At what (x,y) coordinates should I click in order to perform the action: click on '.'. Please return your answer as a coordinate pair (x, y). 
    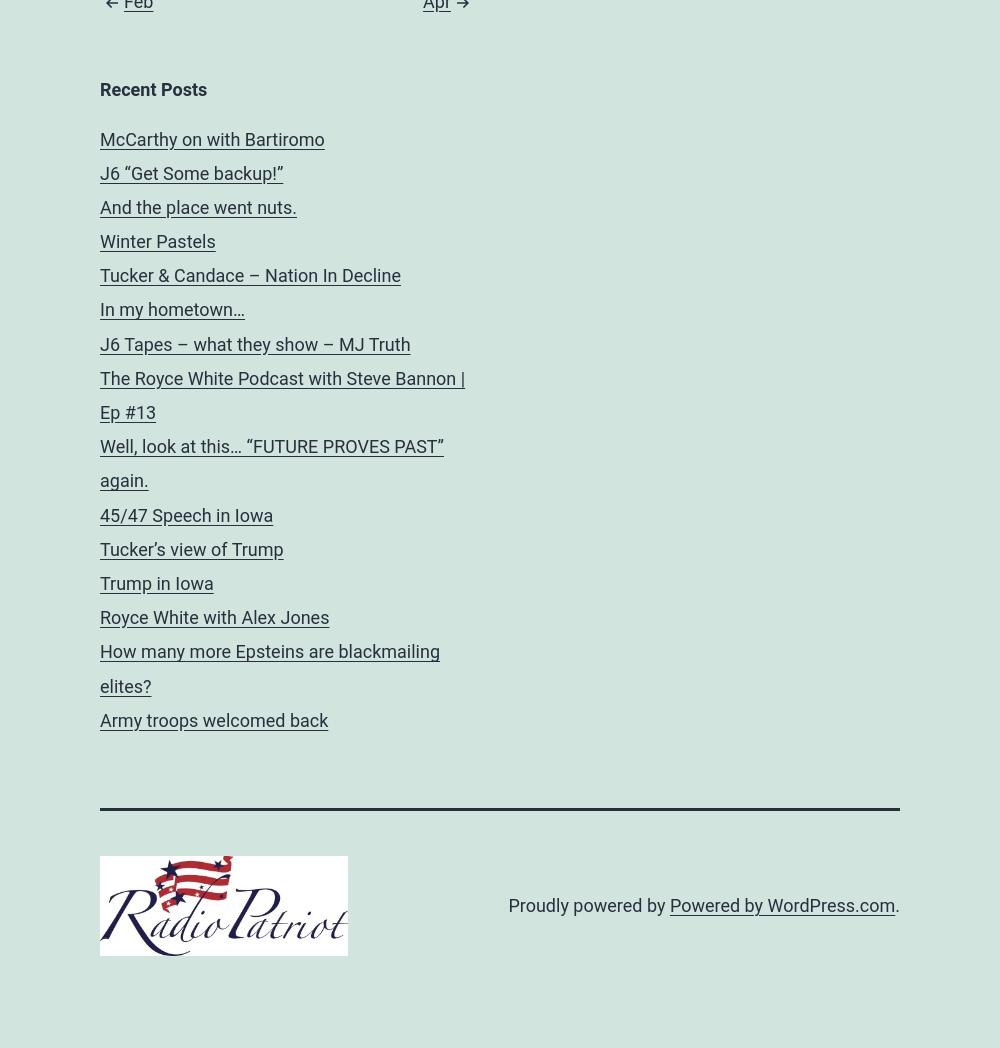
    Looking at the image, I should click on (897, 903).